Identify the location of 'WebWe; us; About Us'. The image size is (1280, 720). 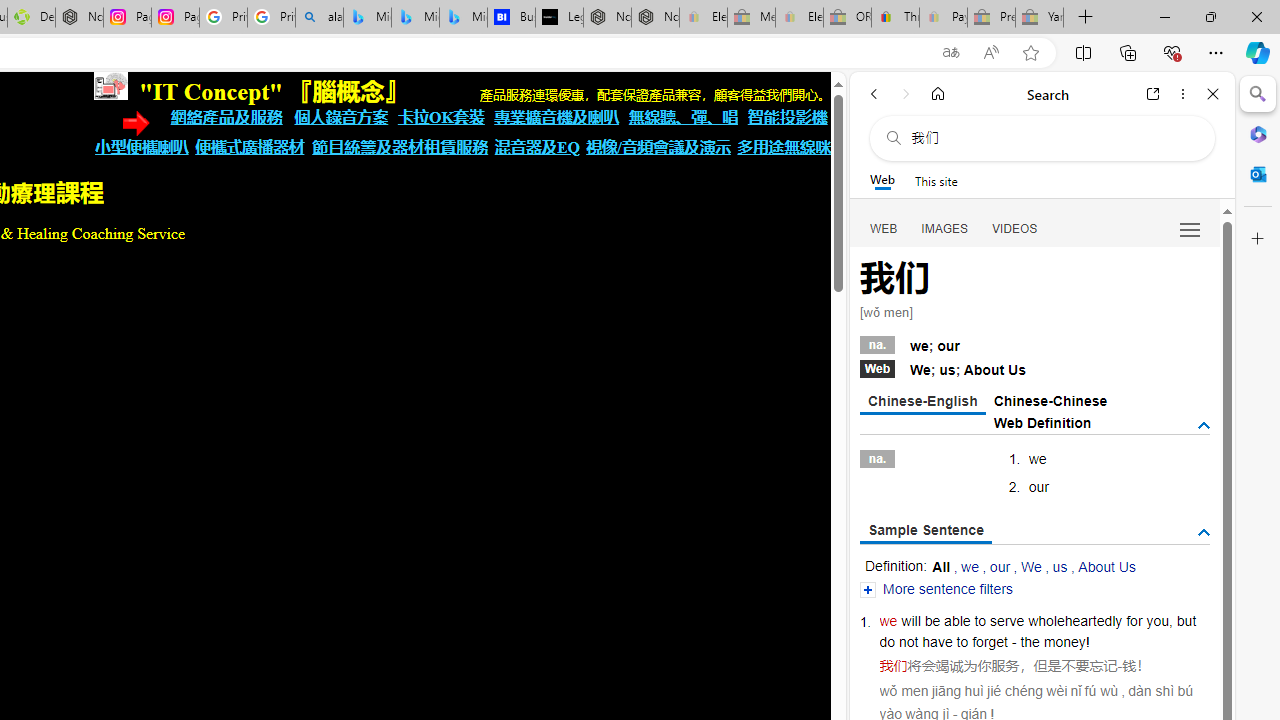
(1034, 367).